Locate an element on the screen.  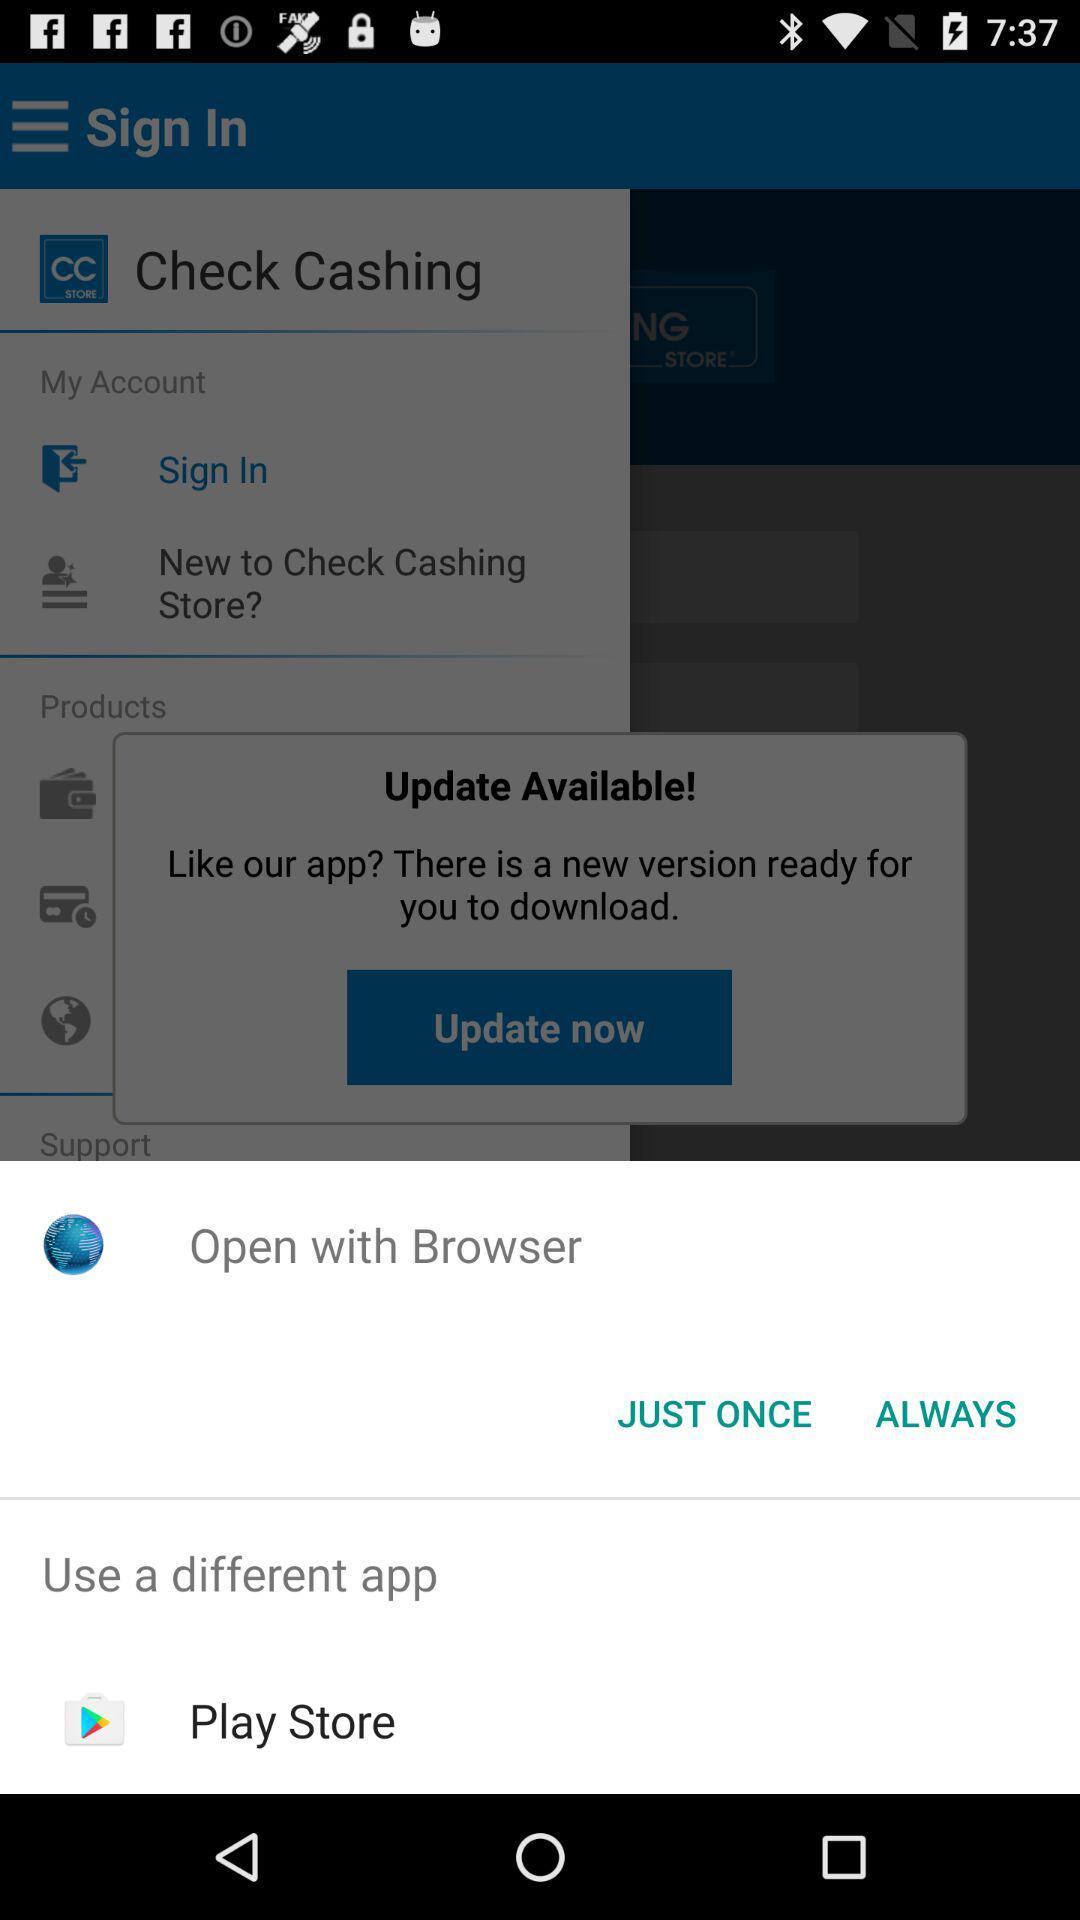
icon to the left of the always is located at coordinates (713, 1411).